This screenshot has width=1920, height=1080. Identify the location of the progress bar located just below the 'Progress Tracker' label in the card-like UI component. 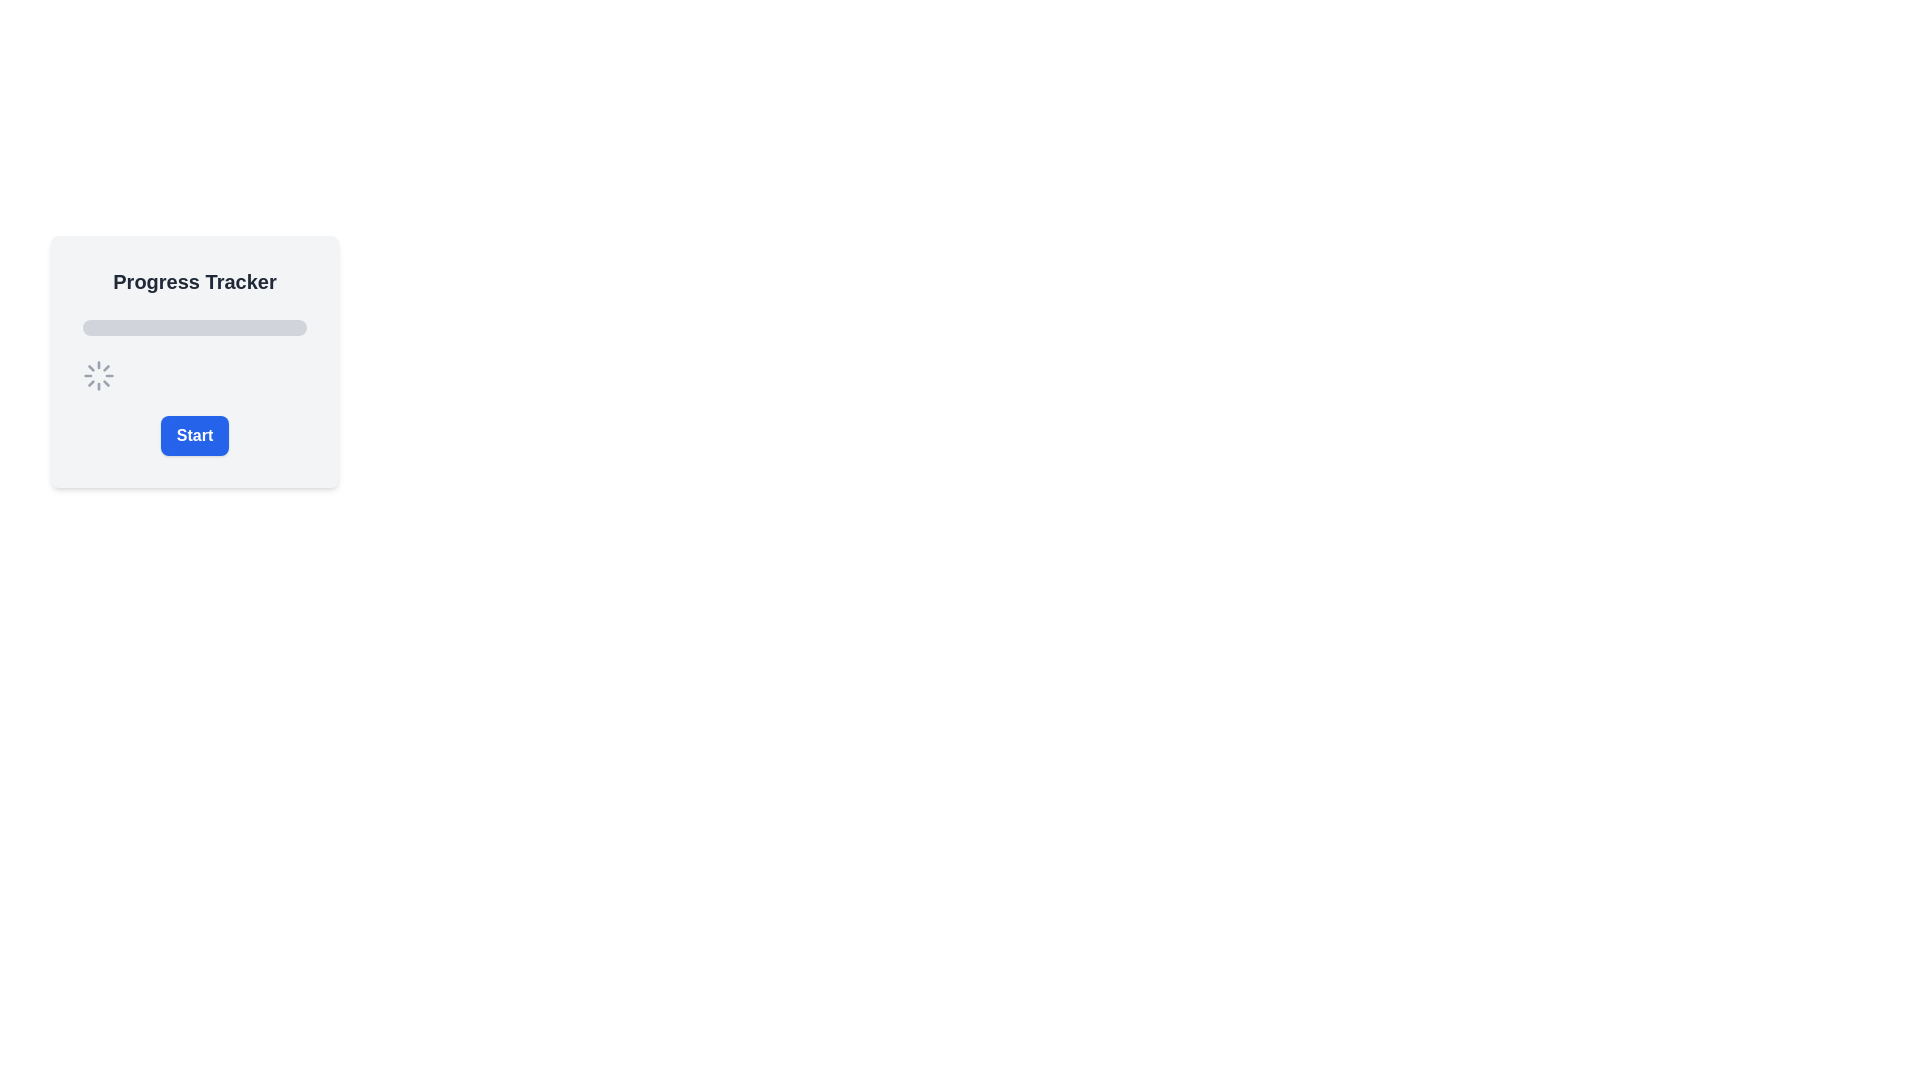
(195, 326).